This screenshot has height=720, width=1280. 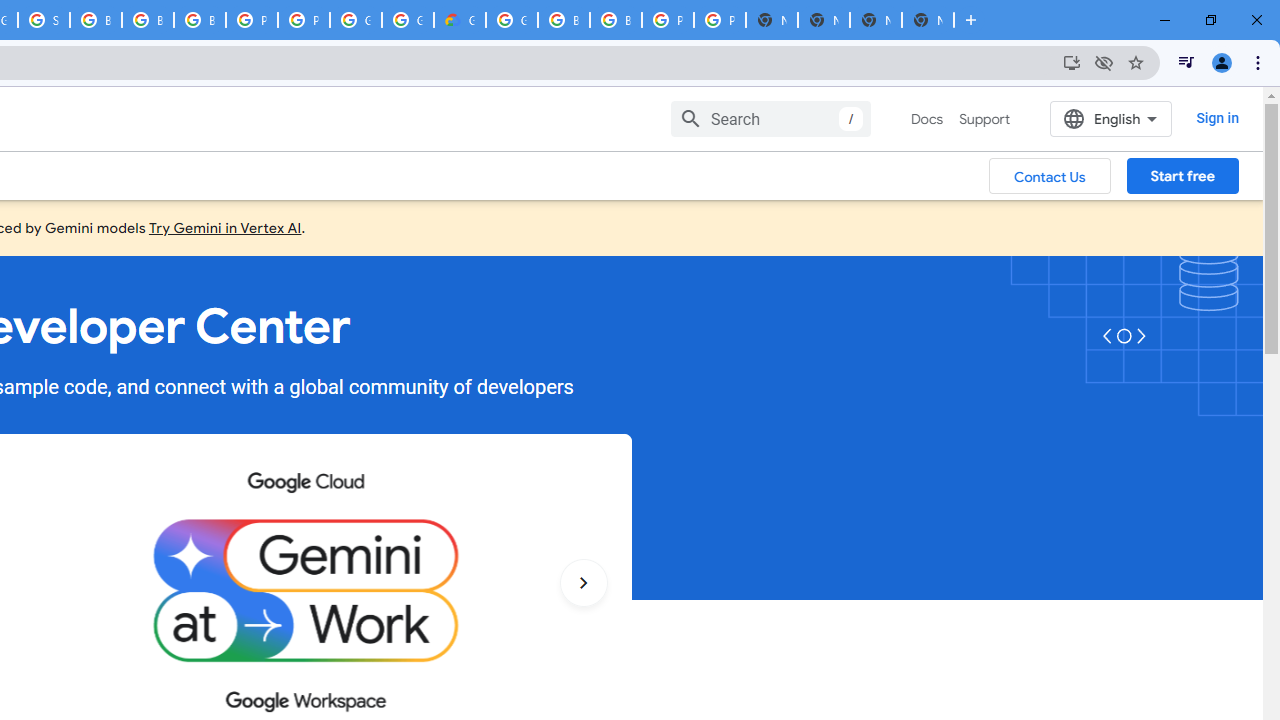 I want to click on 'Support', so click(x=984, y=119).